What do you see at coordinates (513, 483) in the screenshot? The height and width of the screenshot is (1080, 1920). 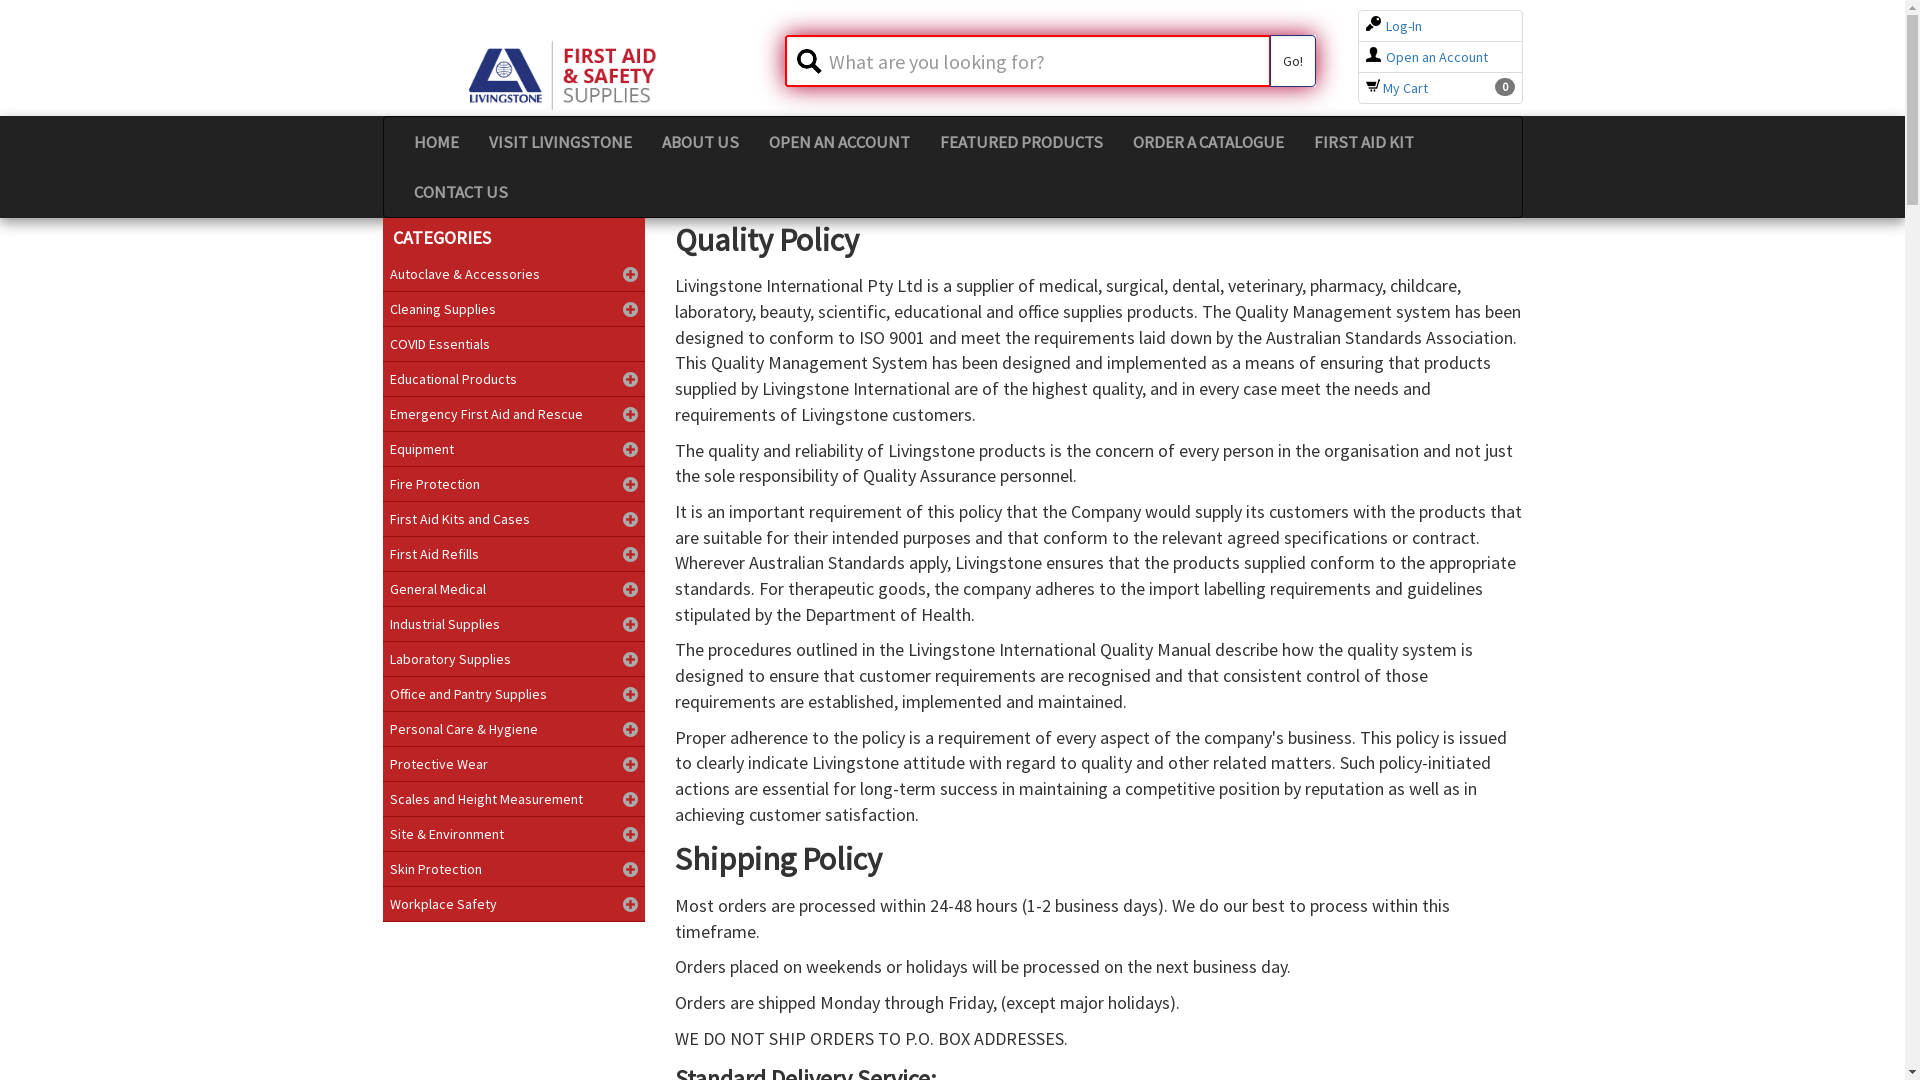 I see `'Fire Protection'` at bounding box center [513, 483].